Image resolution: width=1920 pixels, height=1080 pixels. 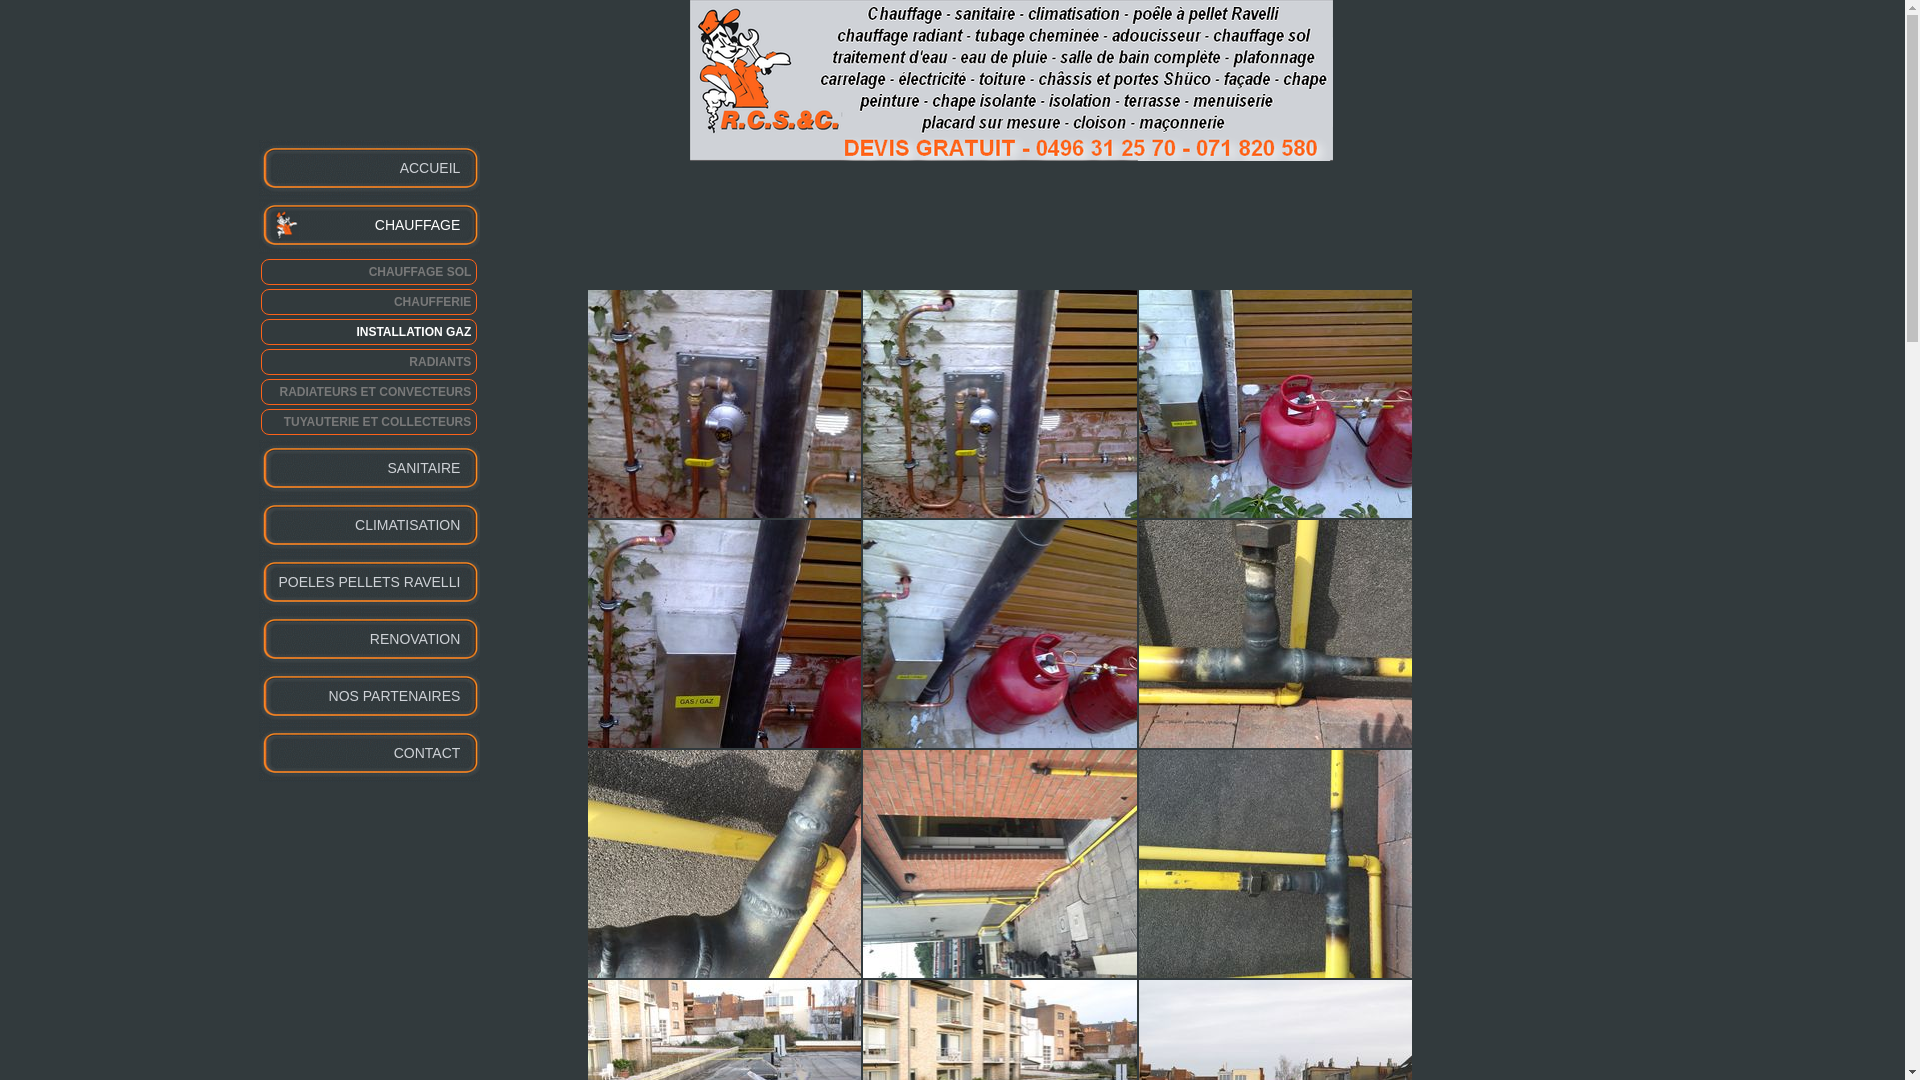 I want to click on 'CHAUFFAGE', so click(x=257, y=225).